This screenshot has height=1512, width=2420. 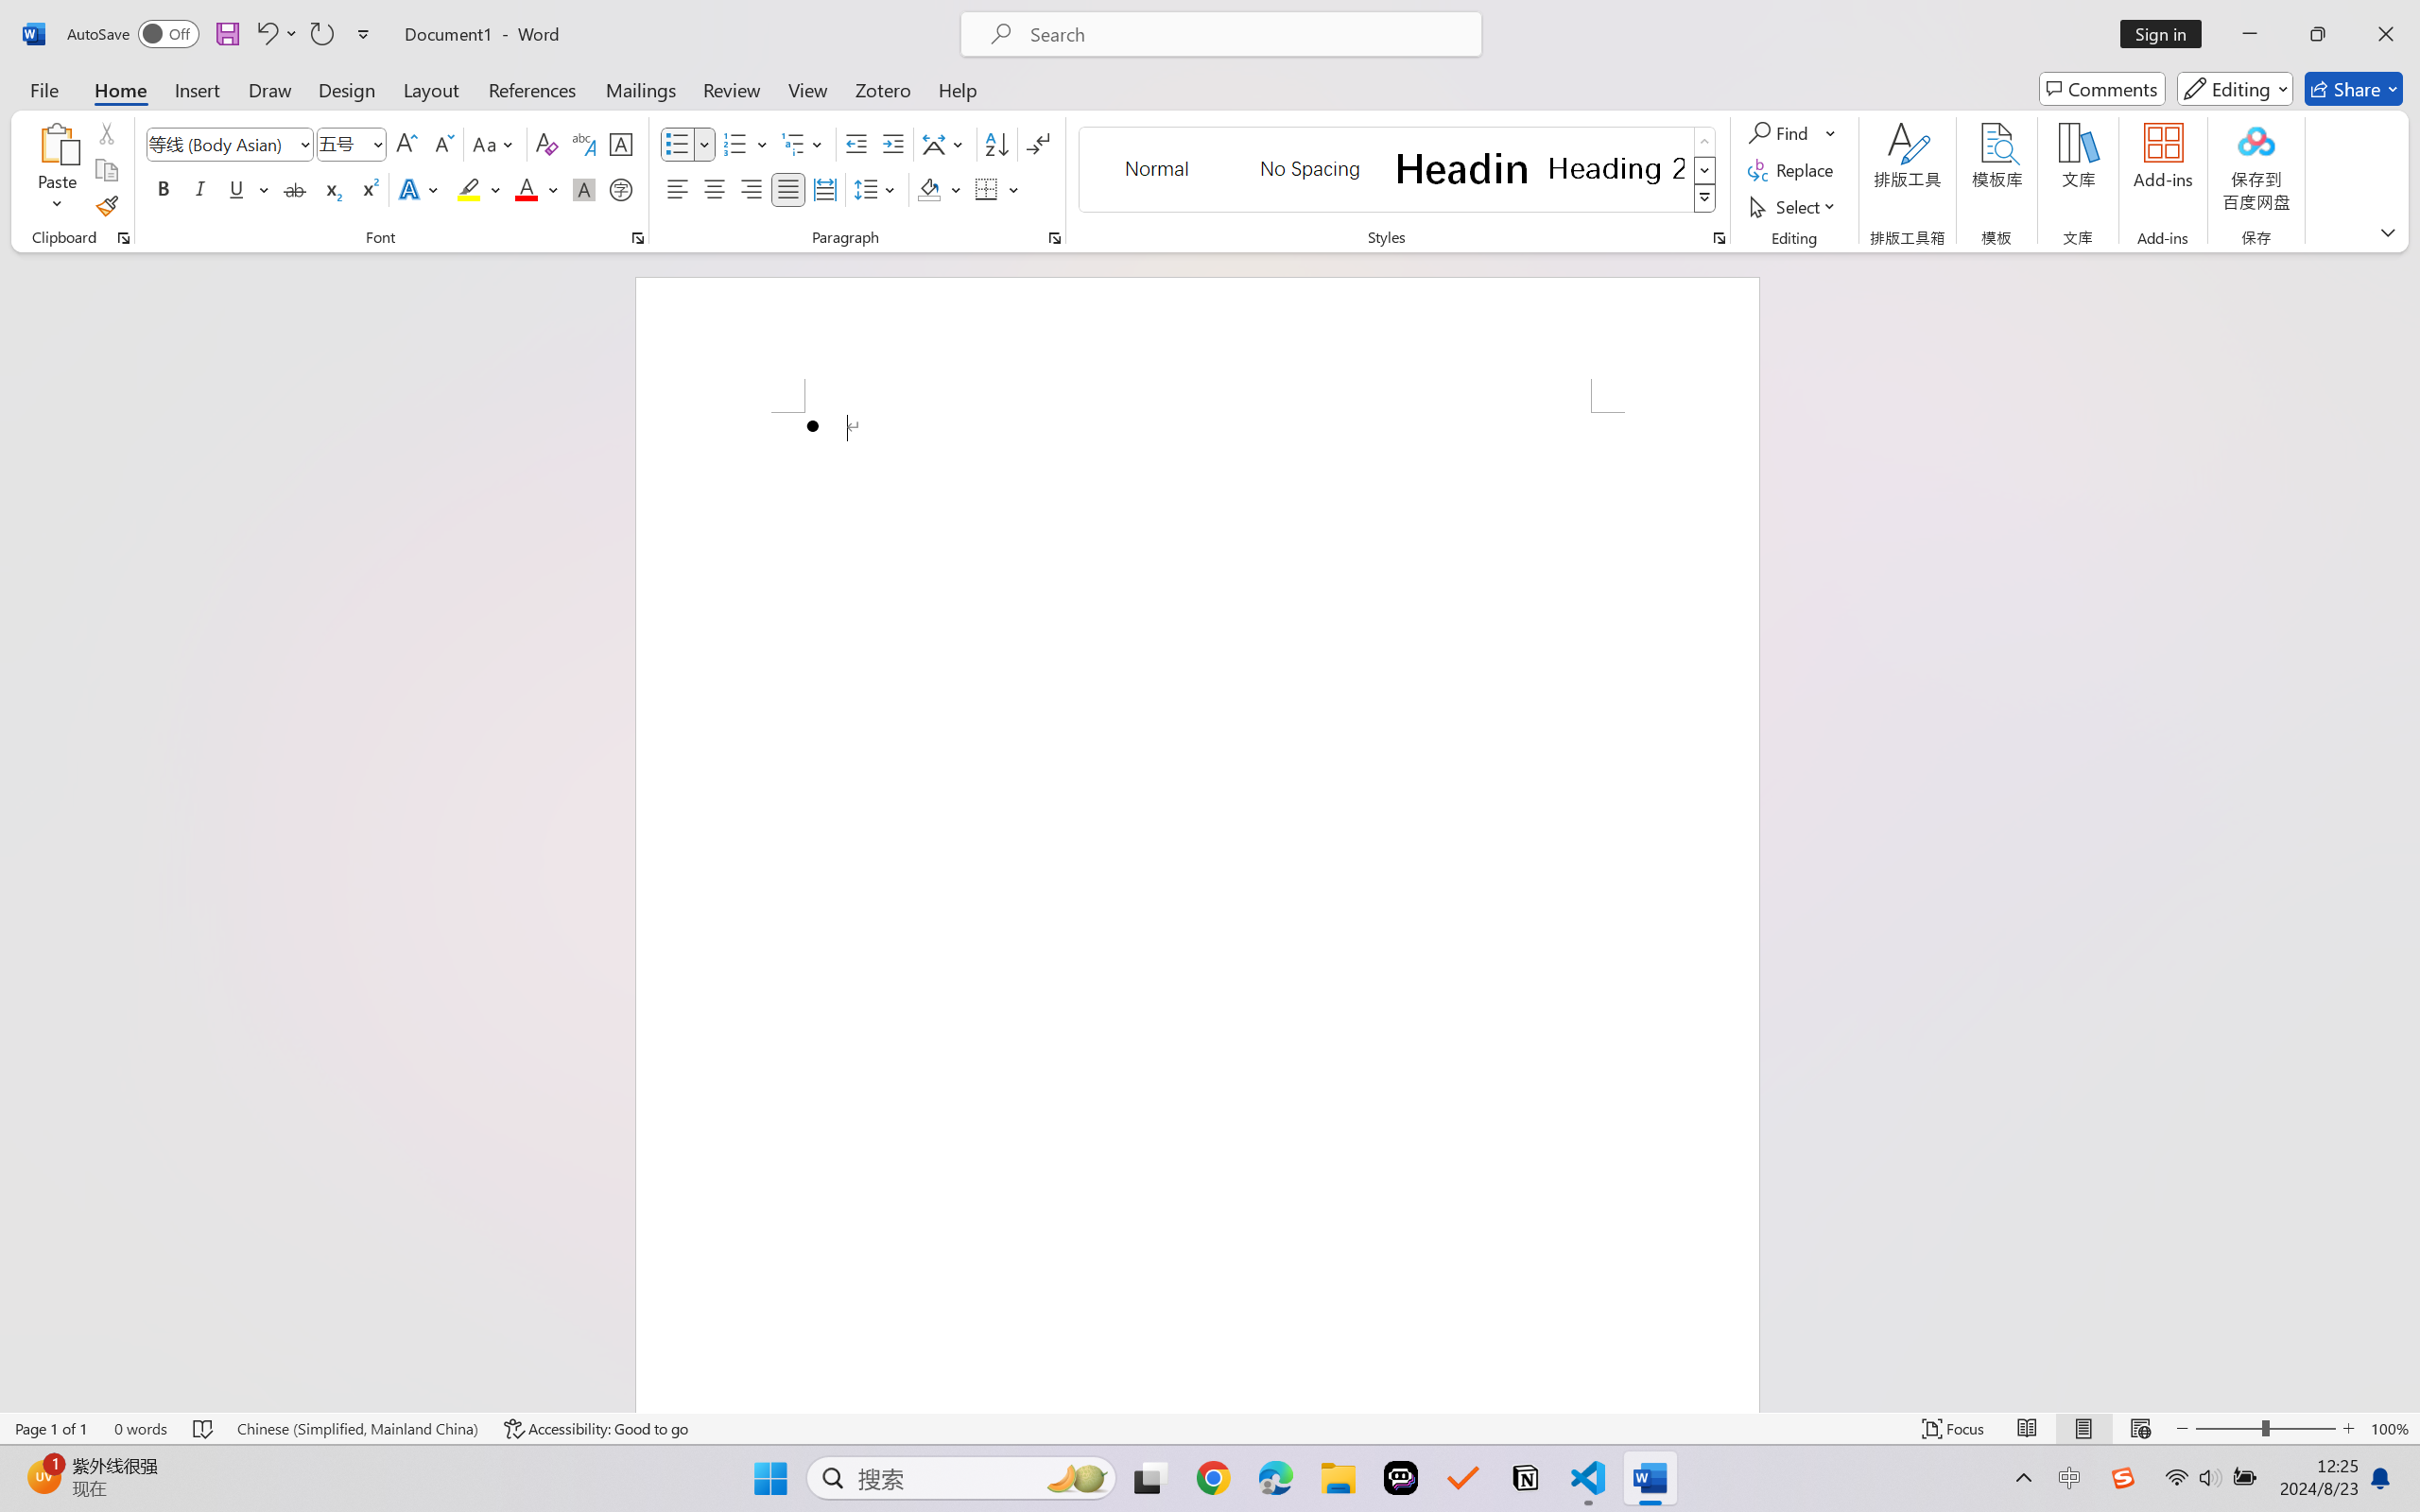 I want to click on 'Language Chinese (Simplified, Mainland China)', so click(x=356, y=1428).